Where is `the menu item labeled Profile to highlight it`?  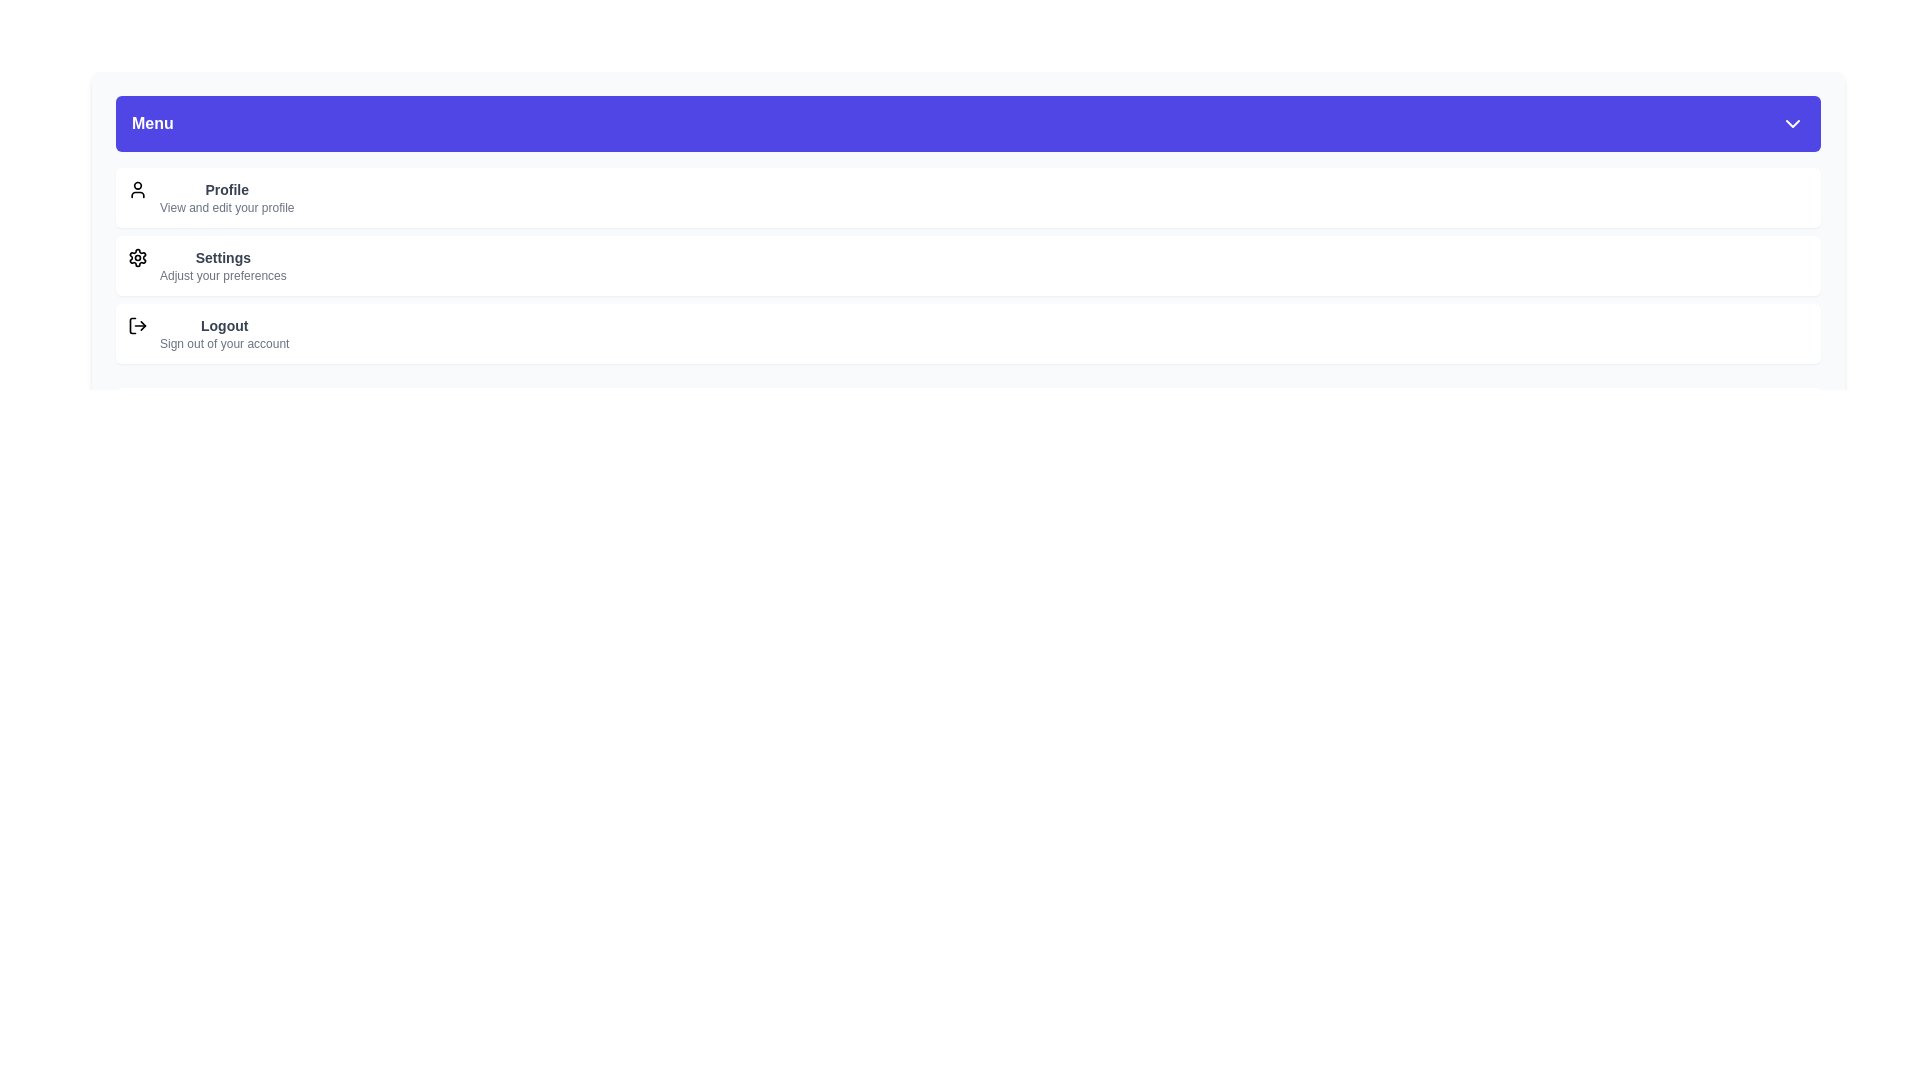
the menu item labeled Profile to highlight it is located at coordinates (968, 197).